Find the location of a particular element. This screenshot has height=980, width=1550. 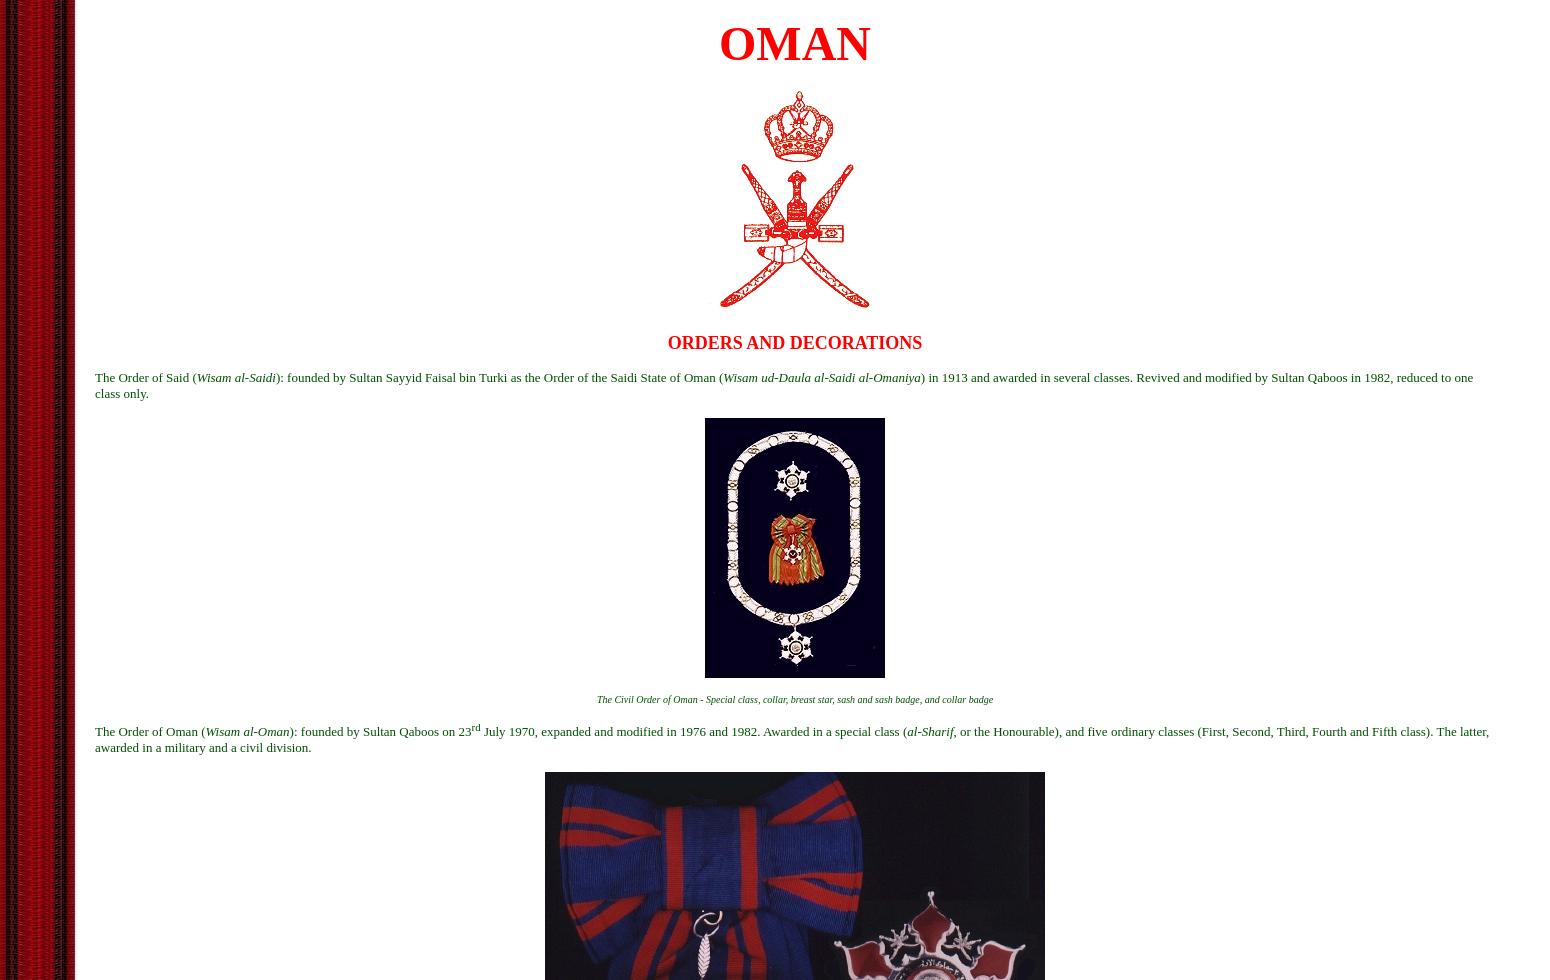

'July 1970, expanded and modified in 1976 and 1982. Awarded in a special class (' is located at coordinates (692, 731).